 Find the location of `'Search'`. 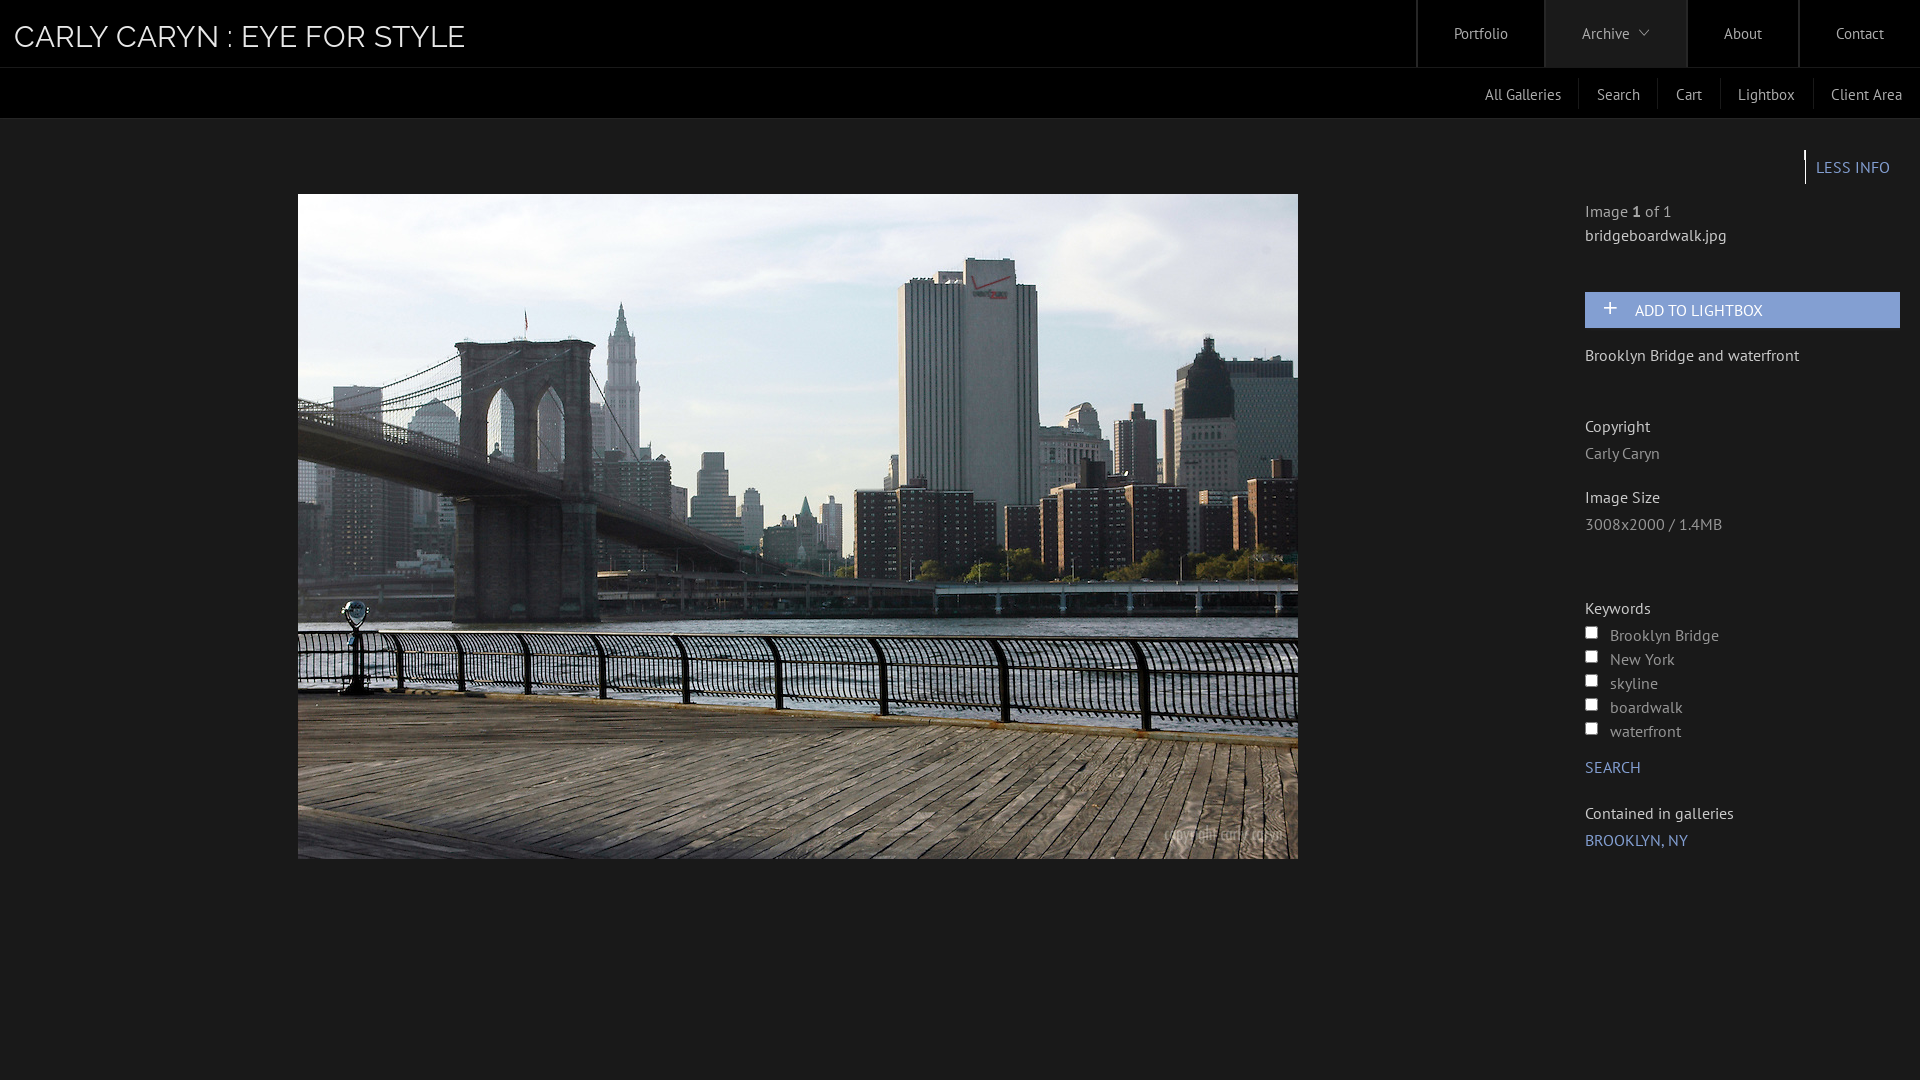

'Search' is located at coordinates (1618, 93).